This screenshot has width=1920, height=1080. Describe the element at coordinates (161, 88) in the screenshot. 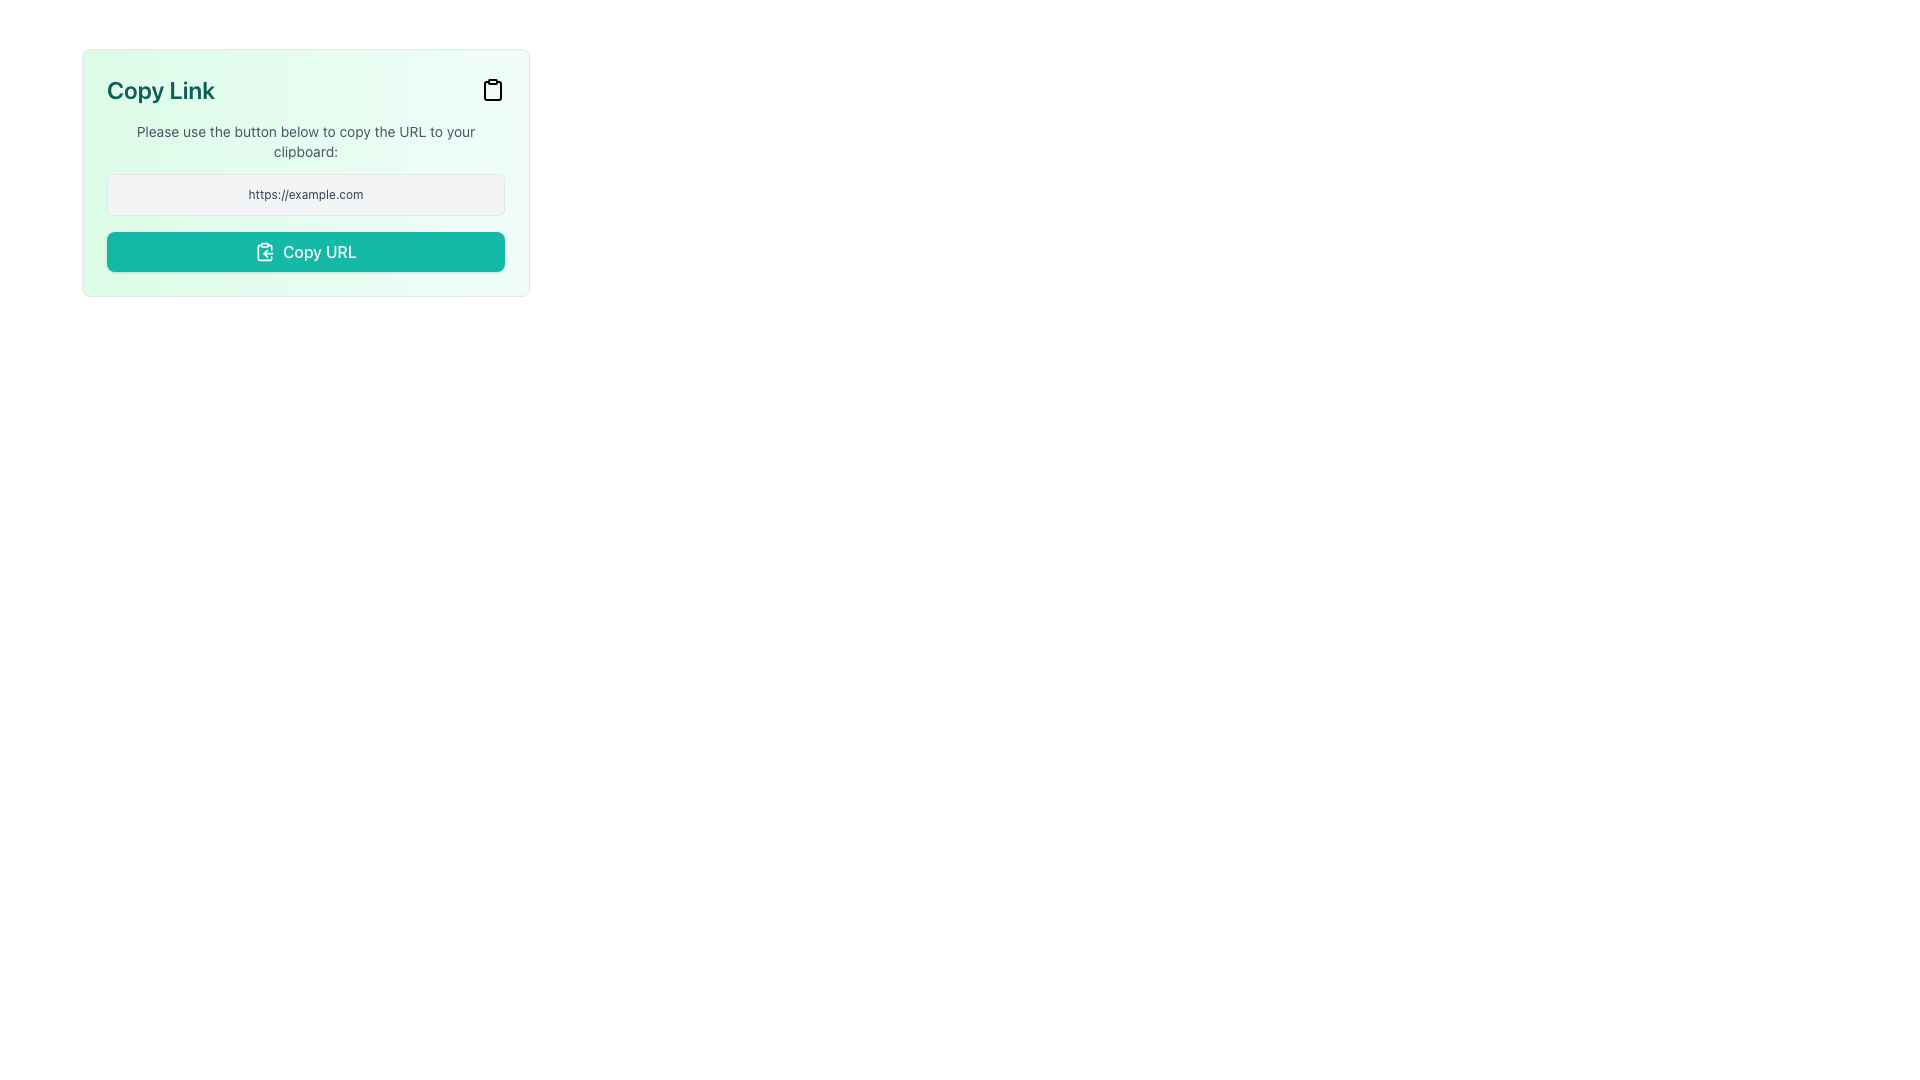

I see `the Text Label that serves as a descriptive title for copying a link, located to the left of a clipboard icon in a card-like layout` at that location.